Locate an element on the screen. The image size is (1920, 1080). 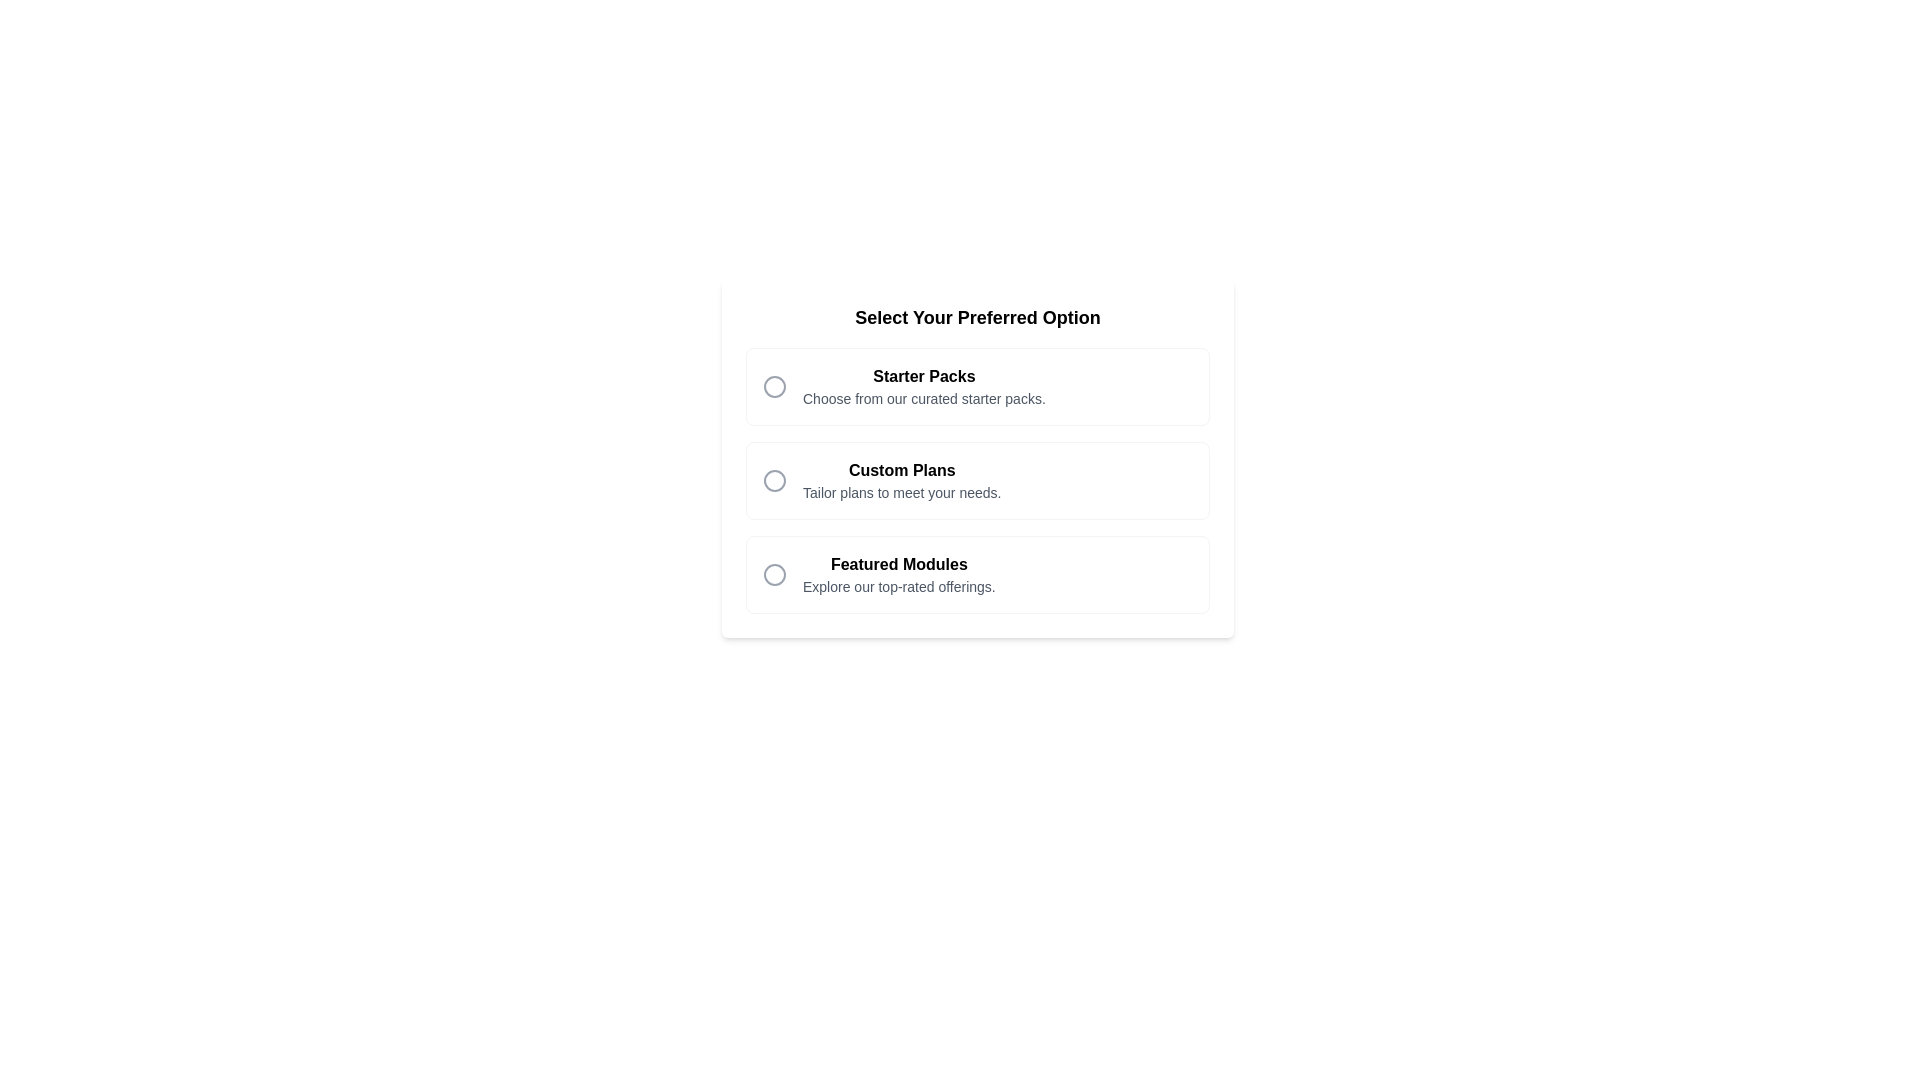
the header label for the first selectable option, which is located above the text 'Choose from our curated starter packs.' is located at coordinates (923, 377).